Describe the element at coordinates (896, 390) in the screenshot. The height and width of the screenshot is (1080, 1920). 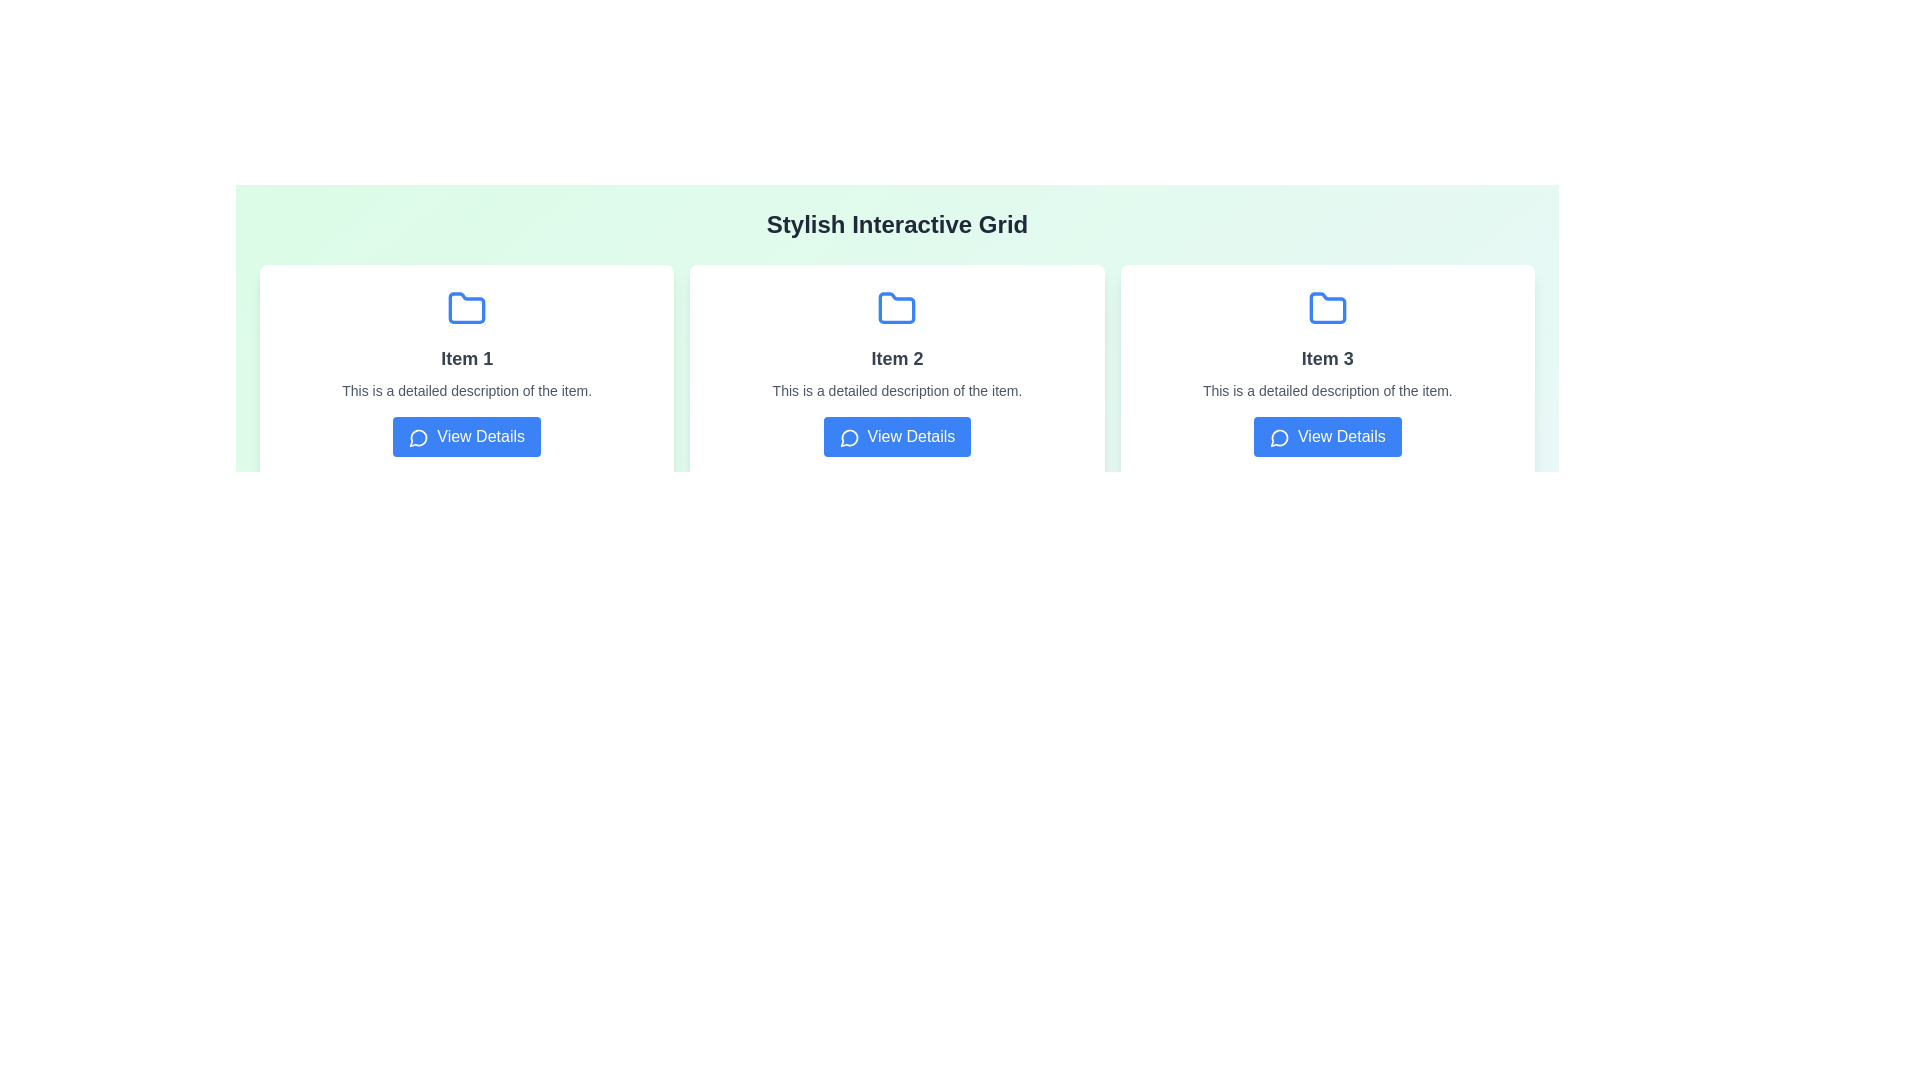
I see `the informational text description that accompanies the 'Item 2' card, which is located below the title 'Item 2' and above the 'View Details' button in the second column of the grid` at that location.